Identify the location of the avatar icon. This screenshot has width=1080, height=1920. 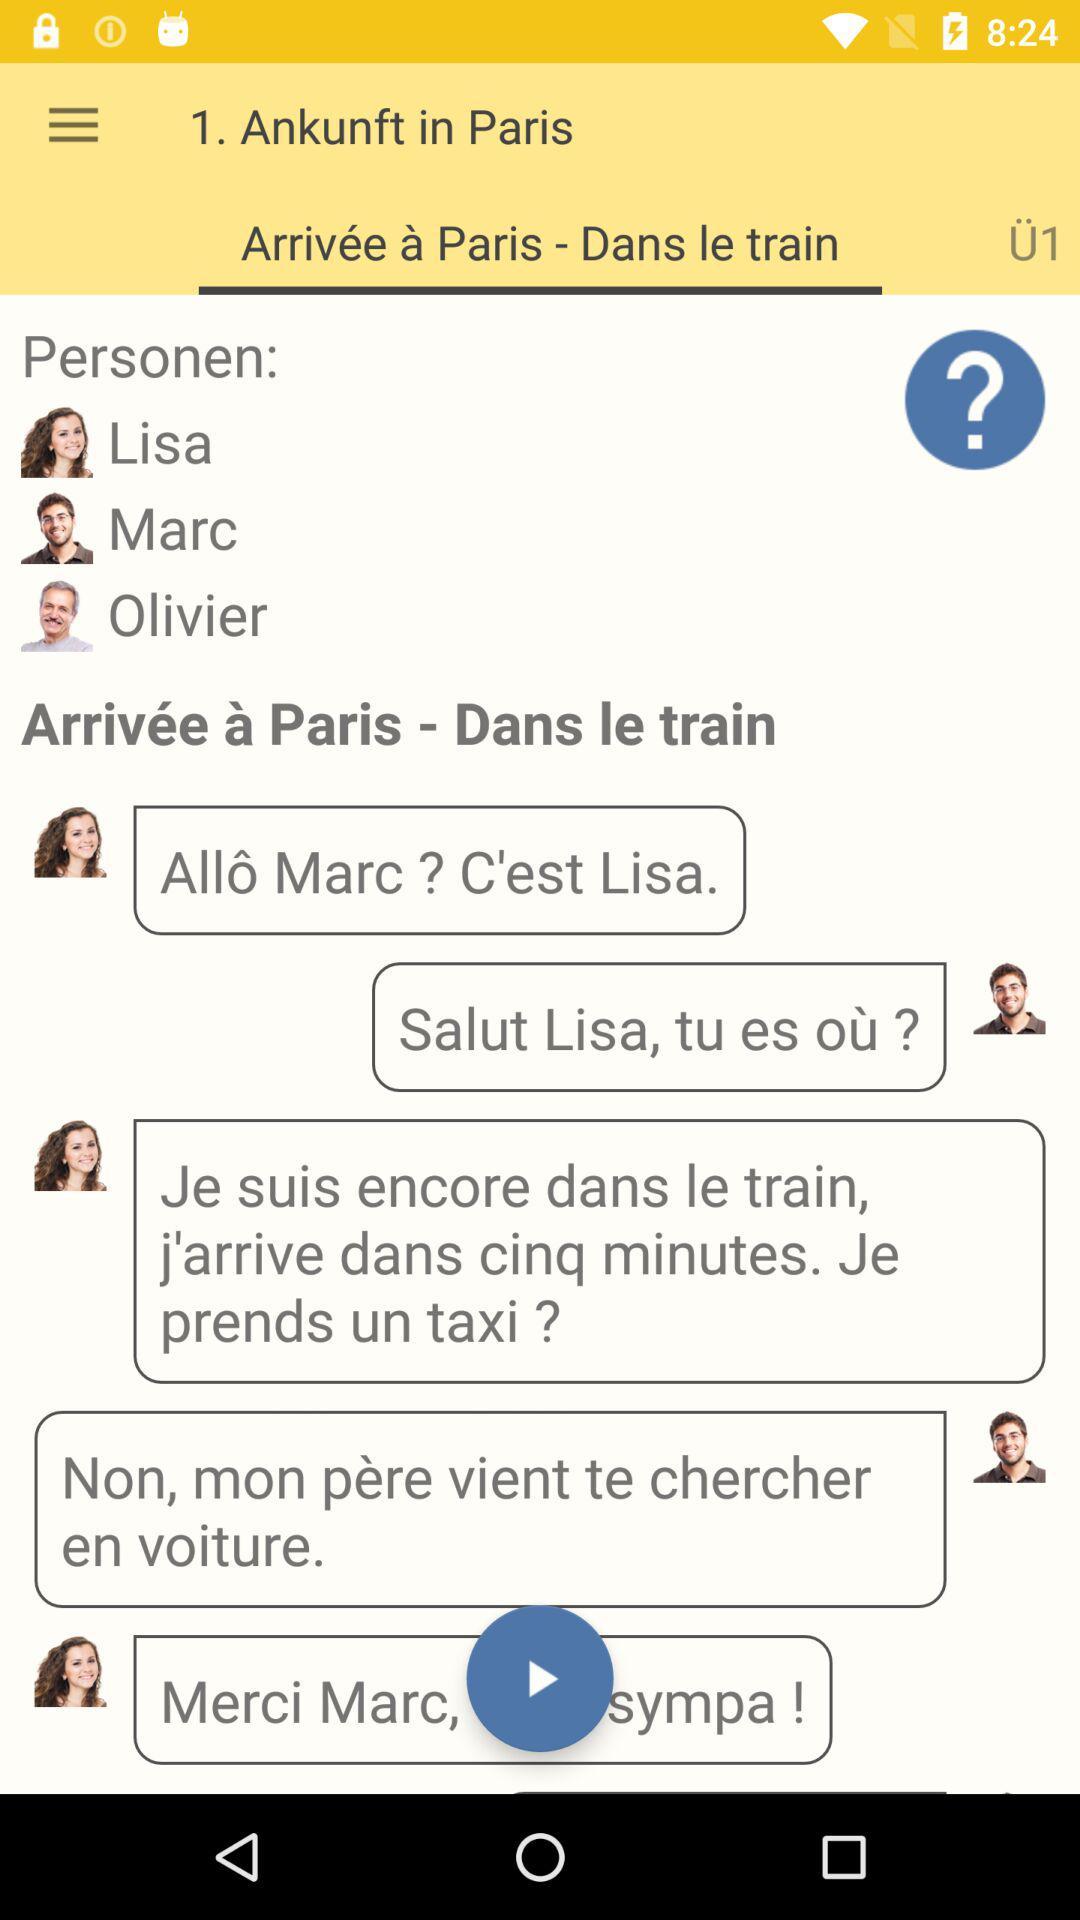
(69, 841).